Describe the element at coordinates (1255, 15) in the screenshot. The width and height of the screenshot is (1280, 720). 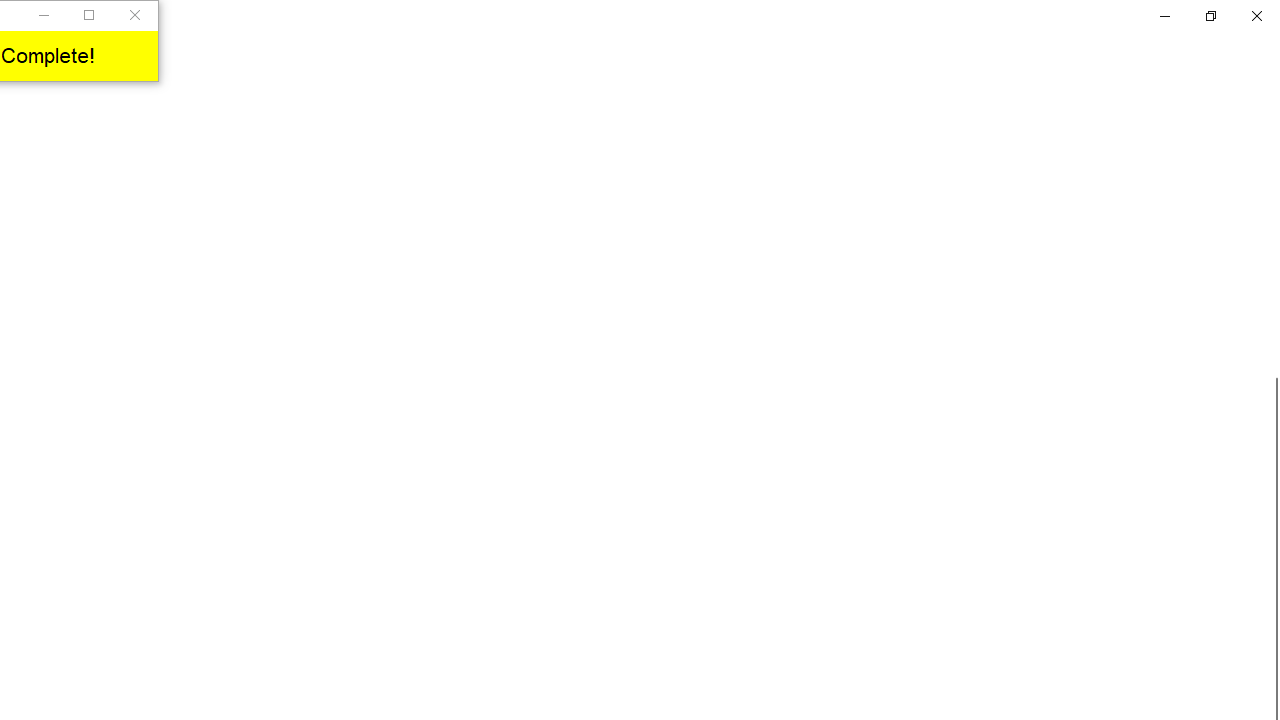
I see `'Close Settings'` at that location.